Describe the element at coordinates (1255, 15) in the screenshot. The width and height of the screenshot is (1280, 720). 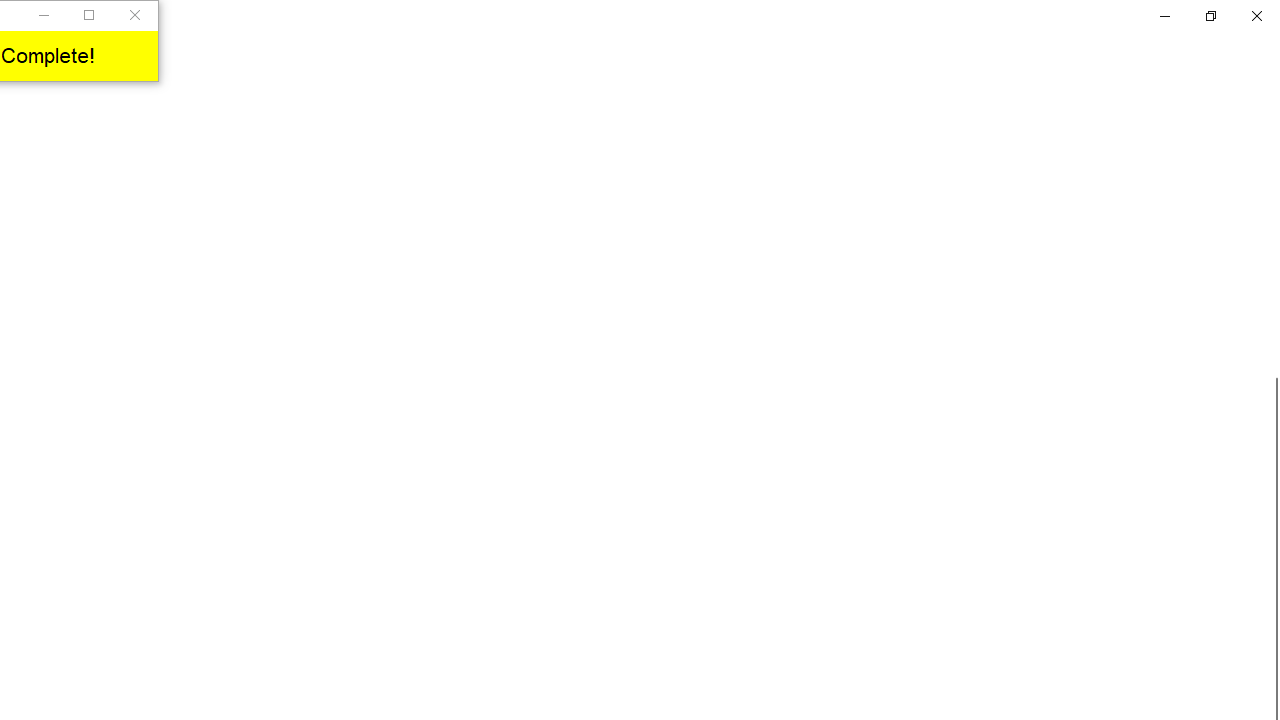
I see `'Close Settings'` at that location.